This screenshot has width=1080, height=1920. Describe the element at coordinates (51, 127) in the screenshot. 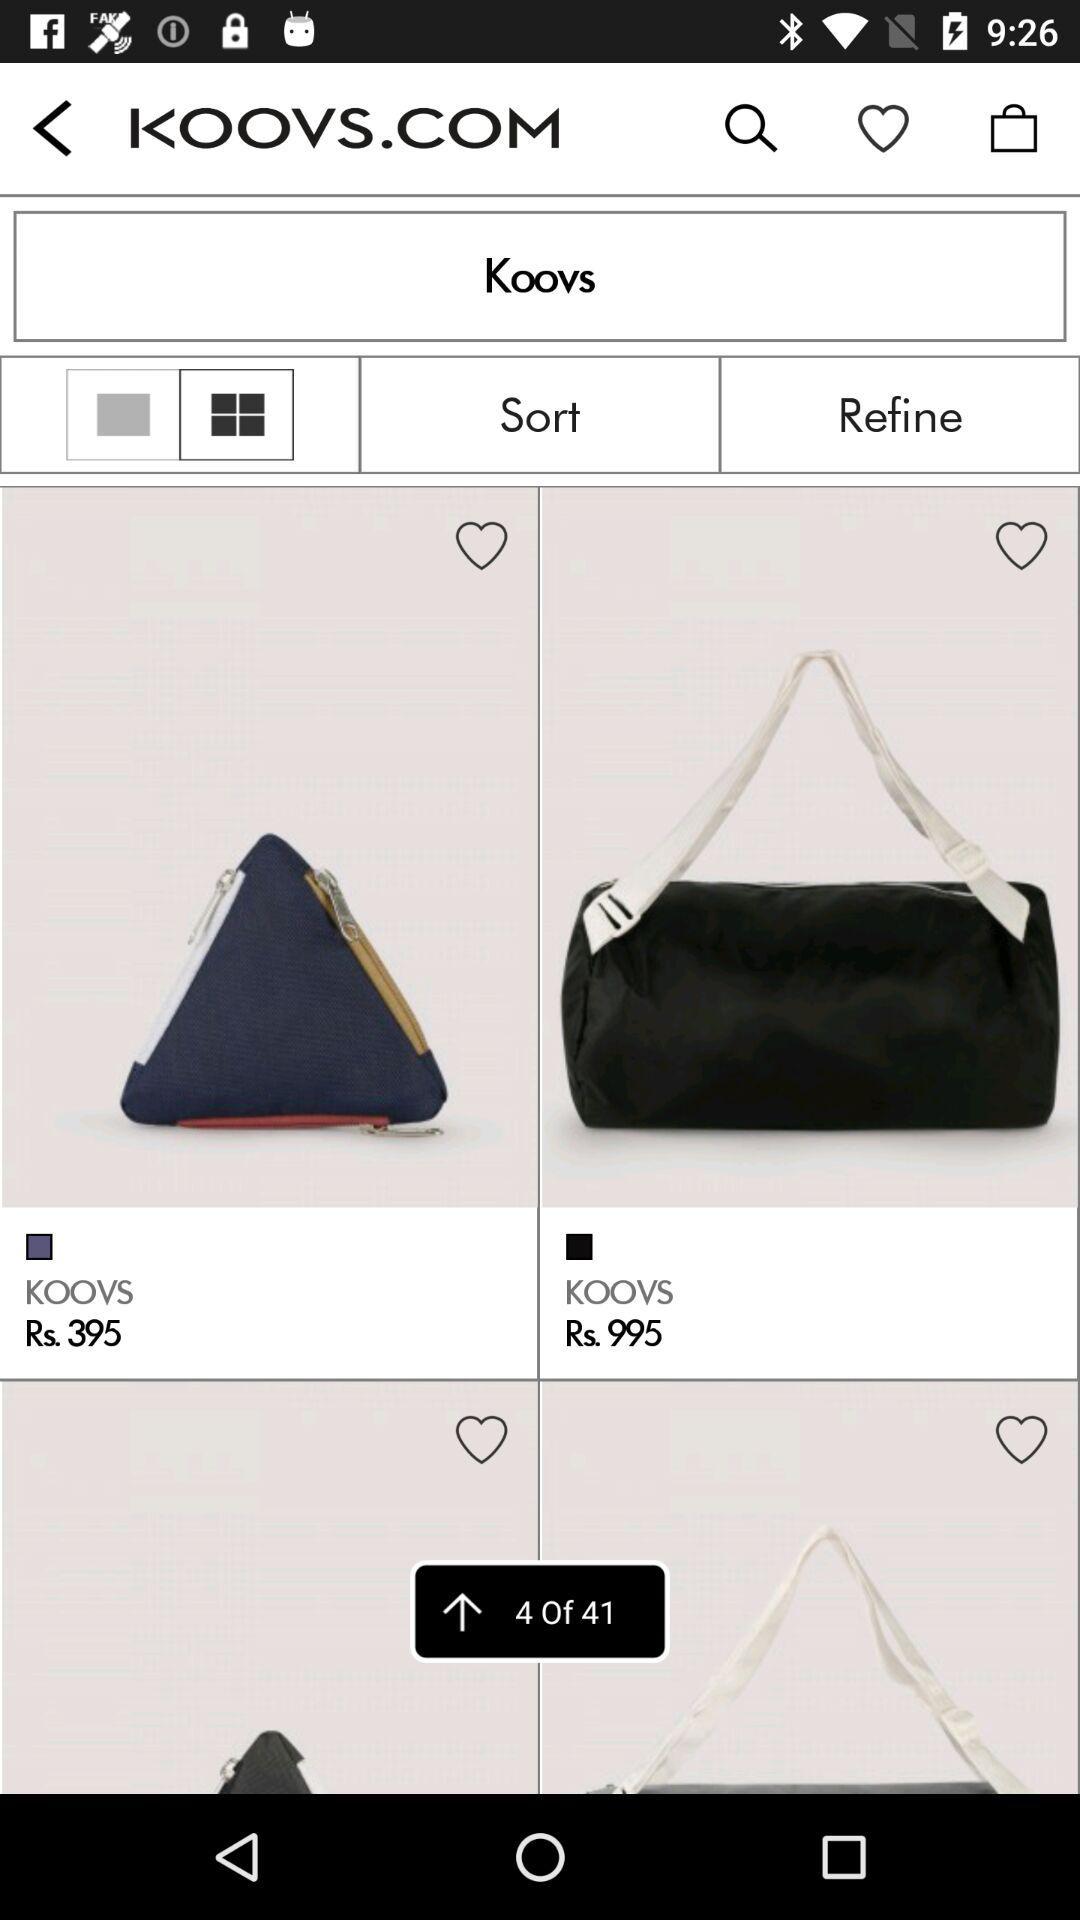

I see `the arrow_backward icon` at that location.